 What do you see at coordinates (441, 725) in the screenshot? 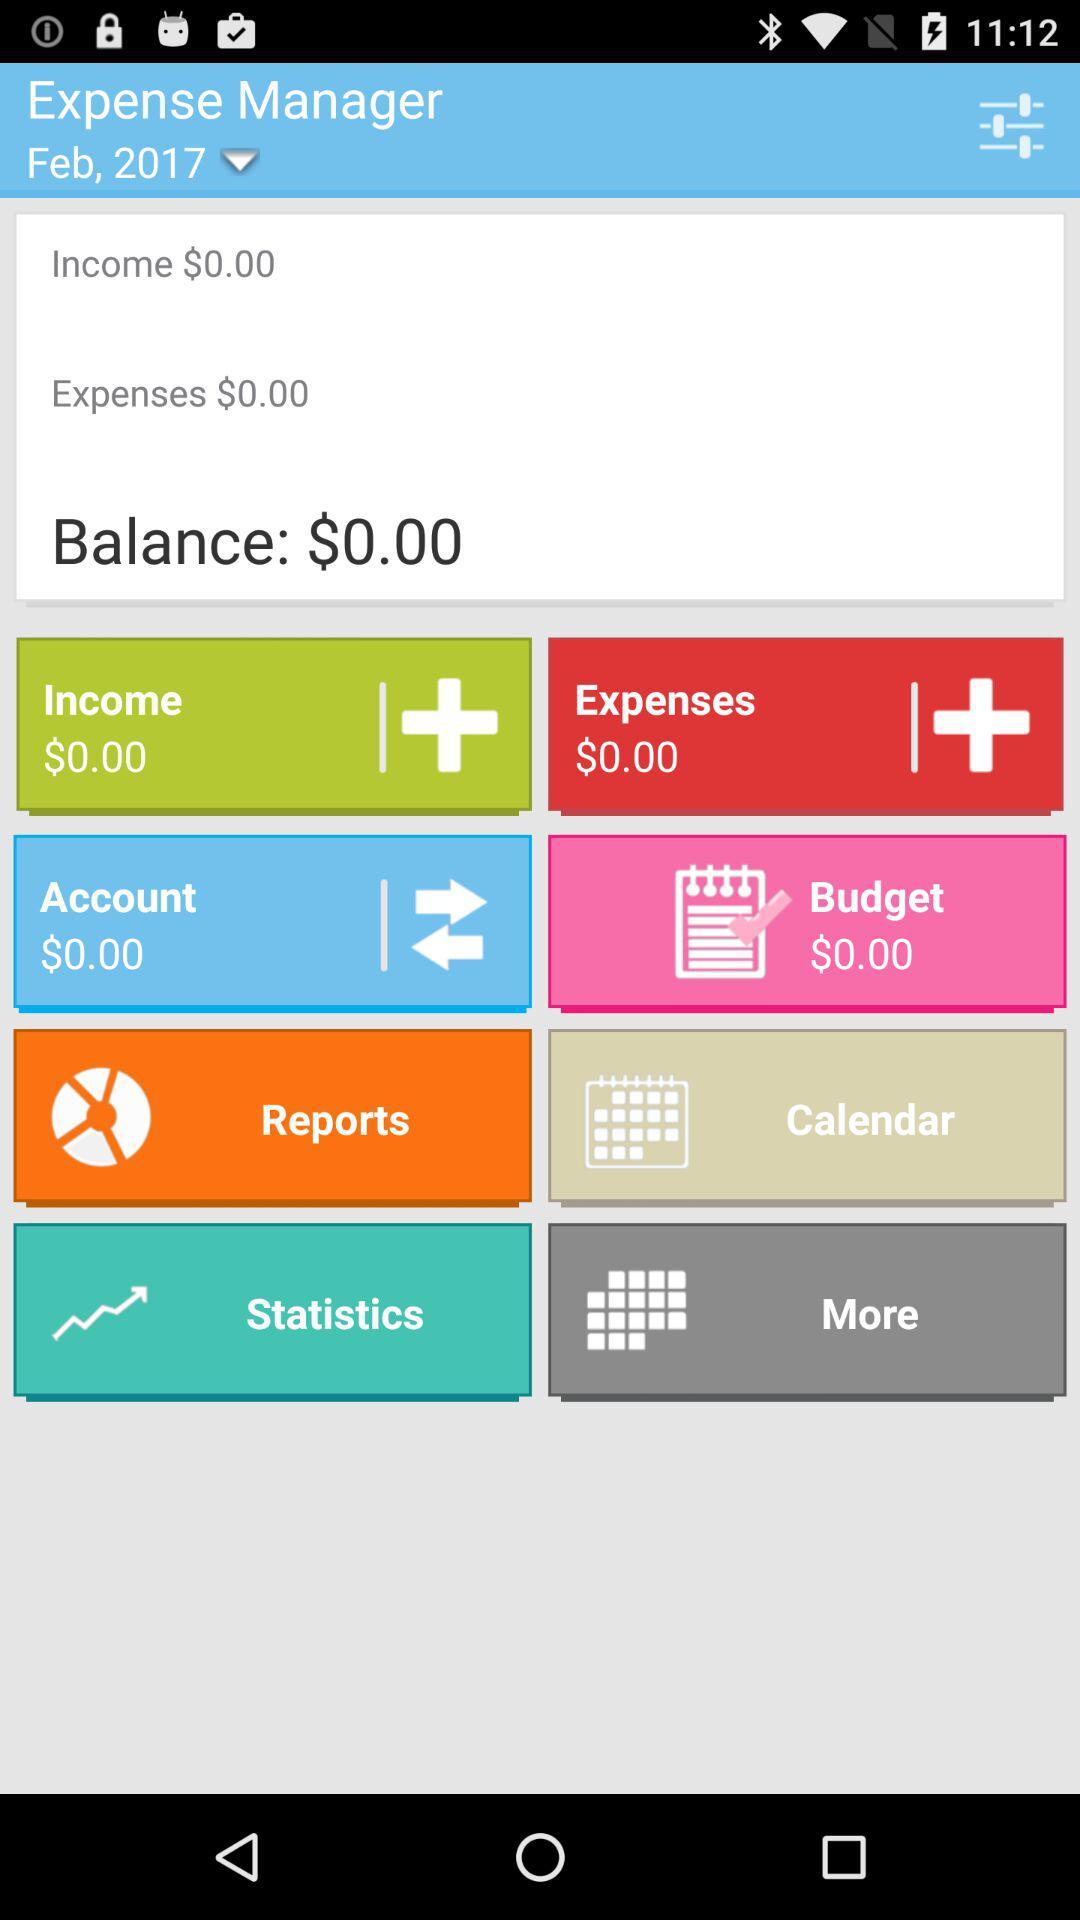
I see `the app to the left of the expenses` at bounding box center [441, 725].